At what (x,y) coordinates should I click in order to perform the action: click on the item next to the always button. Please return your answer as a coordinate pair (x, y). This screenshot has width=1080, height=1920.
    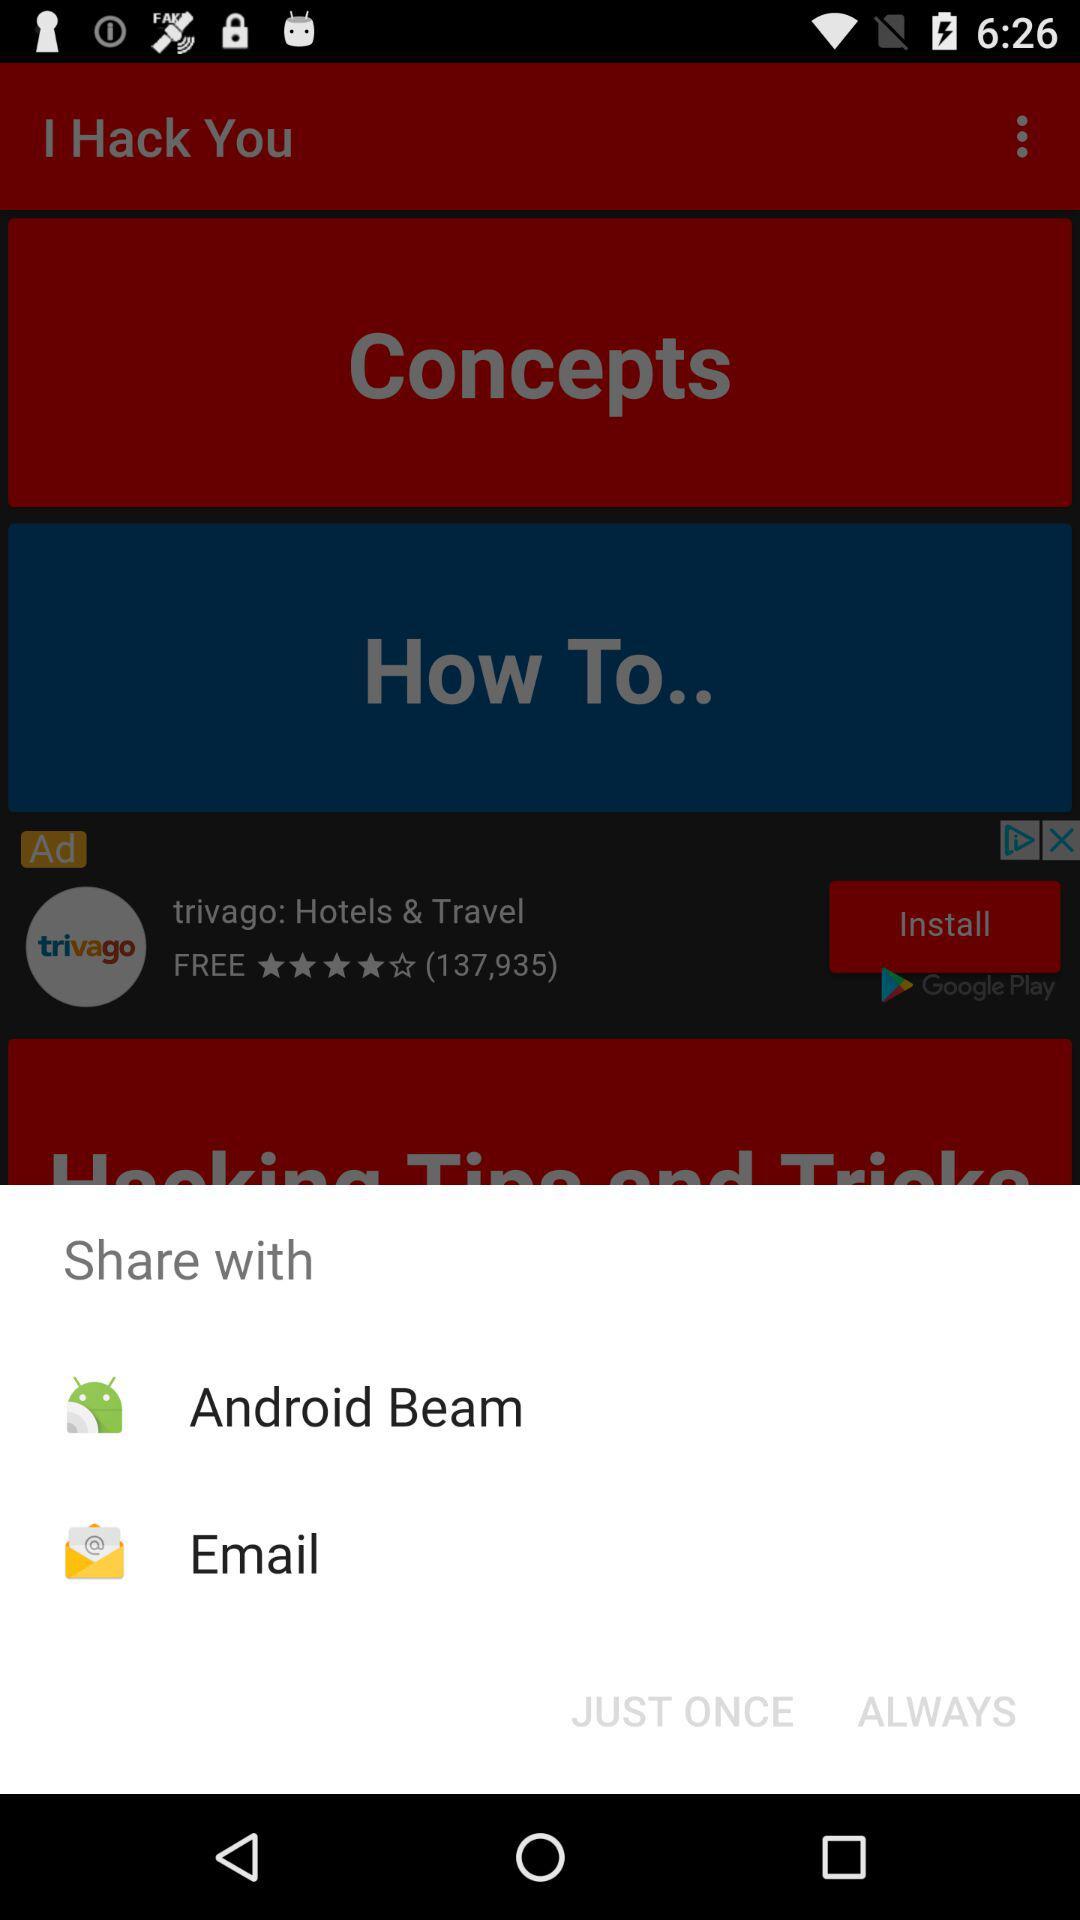
    Looking at the image, I should click on (681, 1708).